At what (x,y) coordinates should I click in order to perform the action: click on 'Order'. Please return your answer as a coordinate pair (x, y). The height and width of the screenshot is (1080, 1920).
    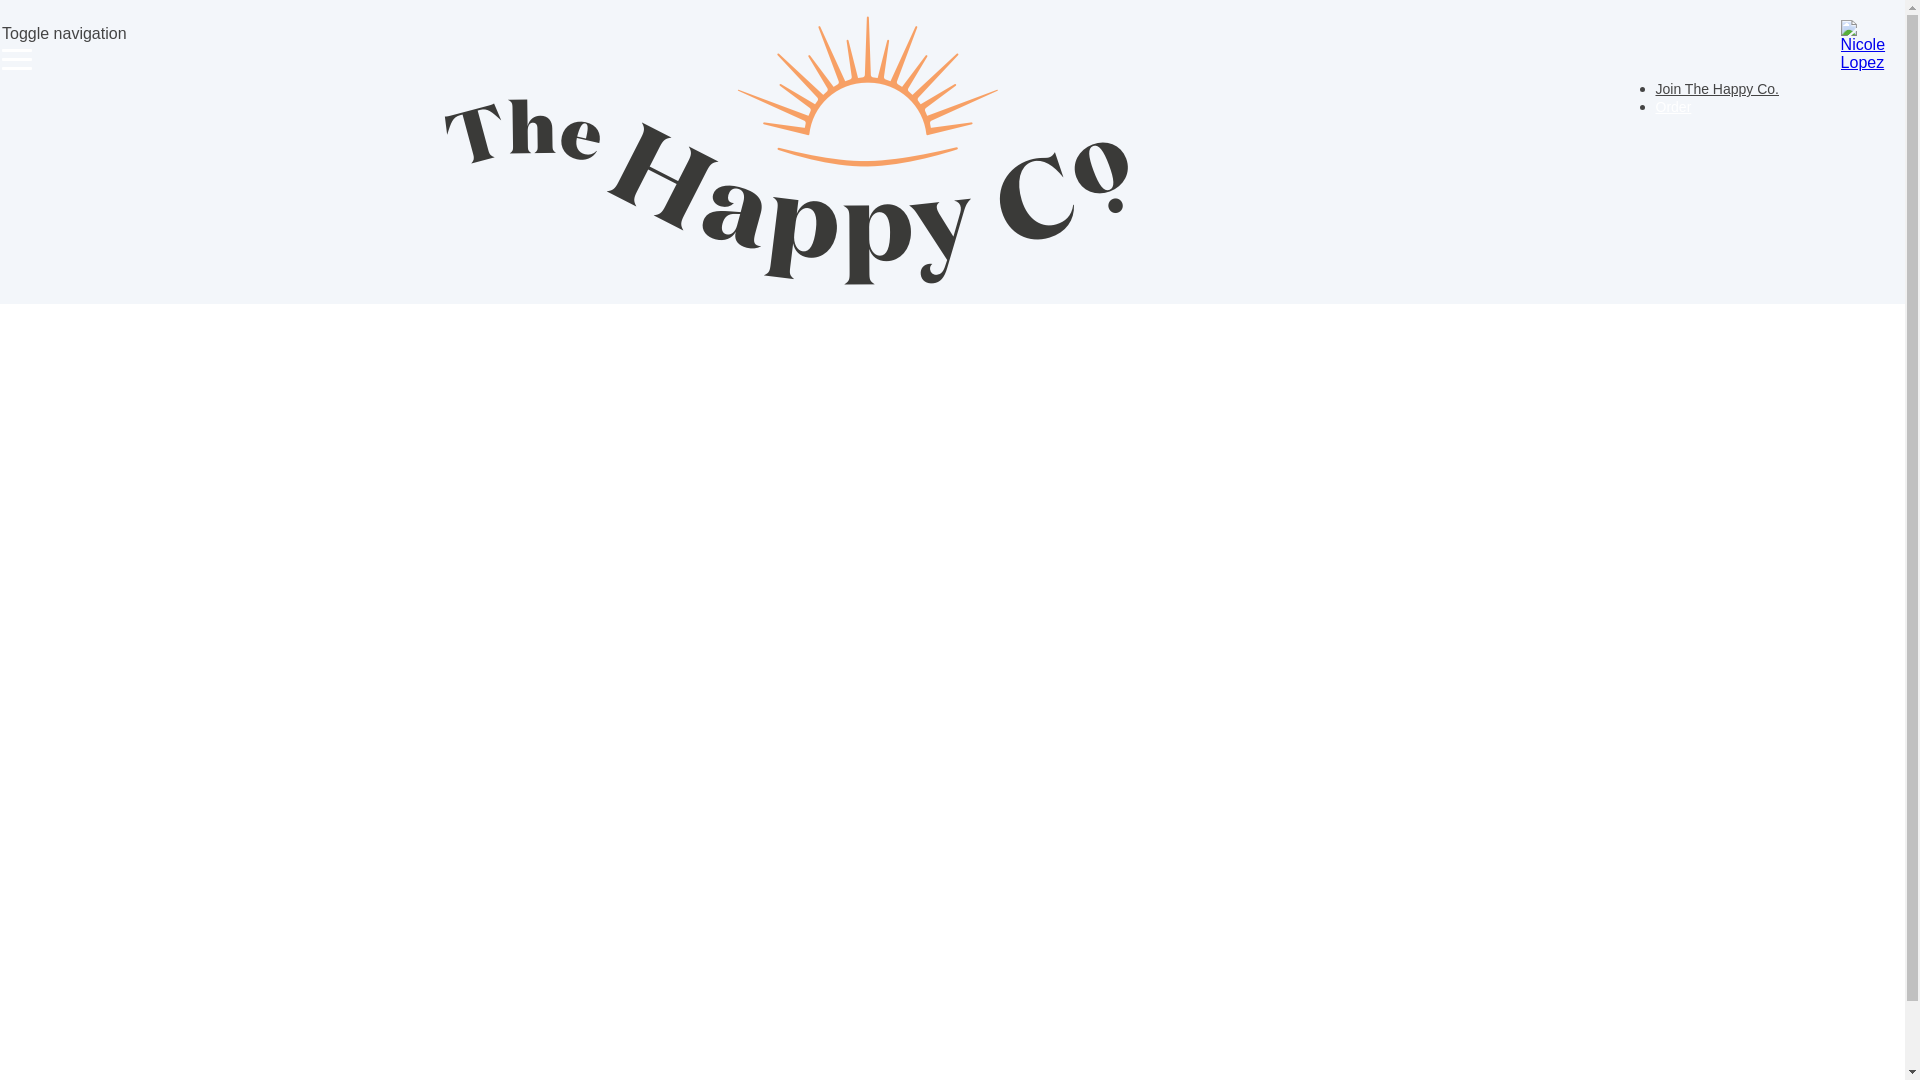
    Looking at the image, I should click on (1674, 107).